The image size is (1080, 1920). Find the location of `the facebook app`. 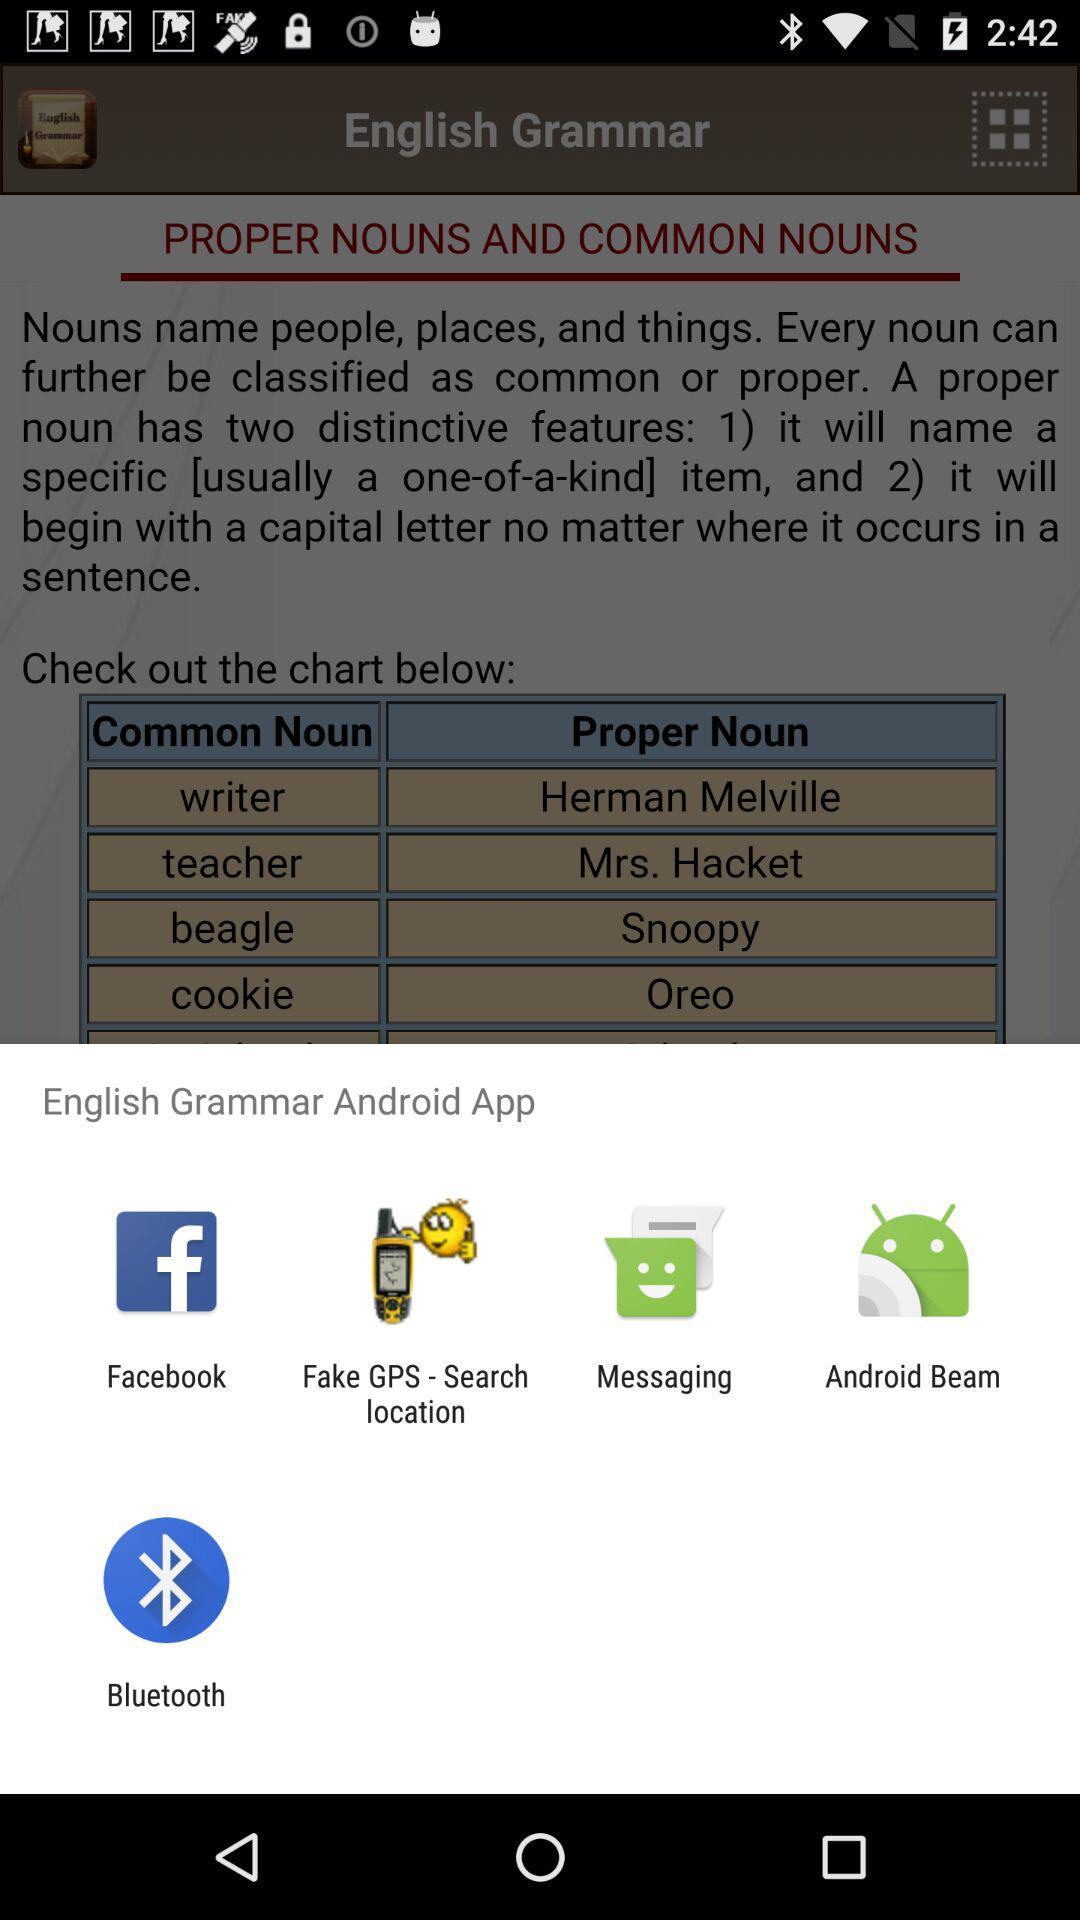

the facebook app is located at coordinates (165, 1392).